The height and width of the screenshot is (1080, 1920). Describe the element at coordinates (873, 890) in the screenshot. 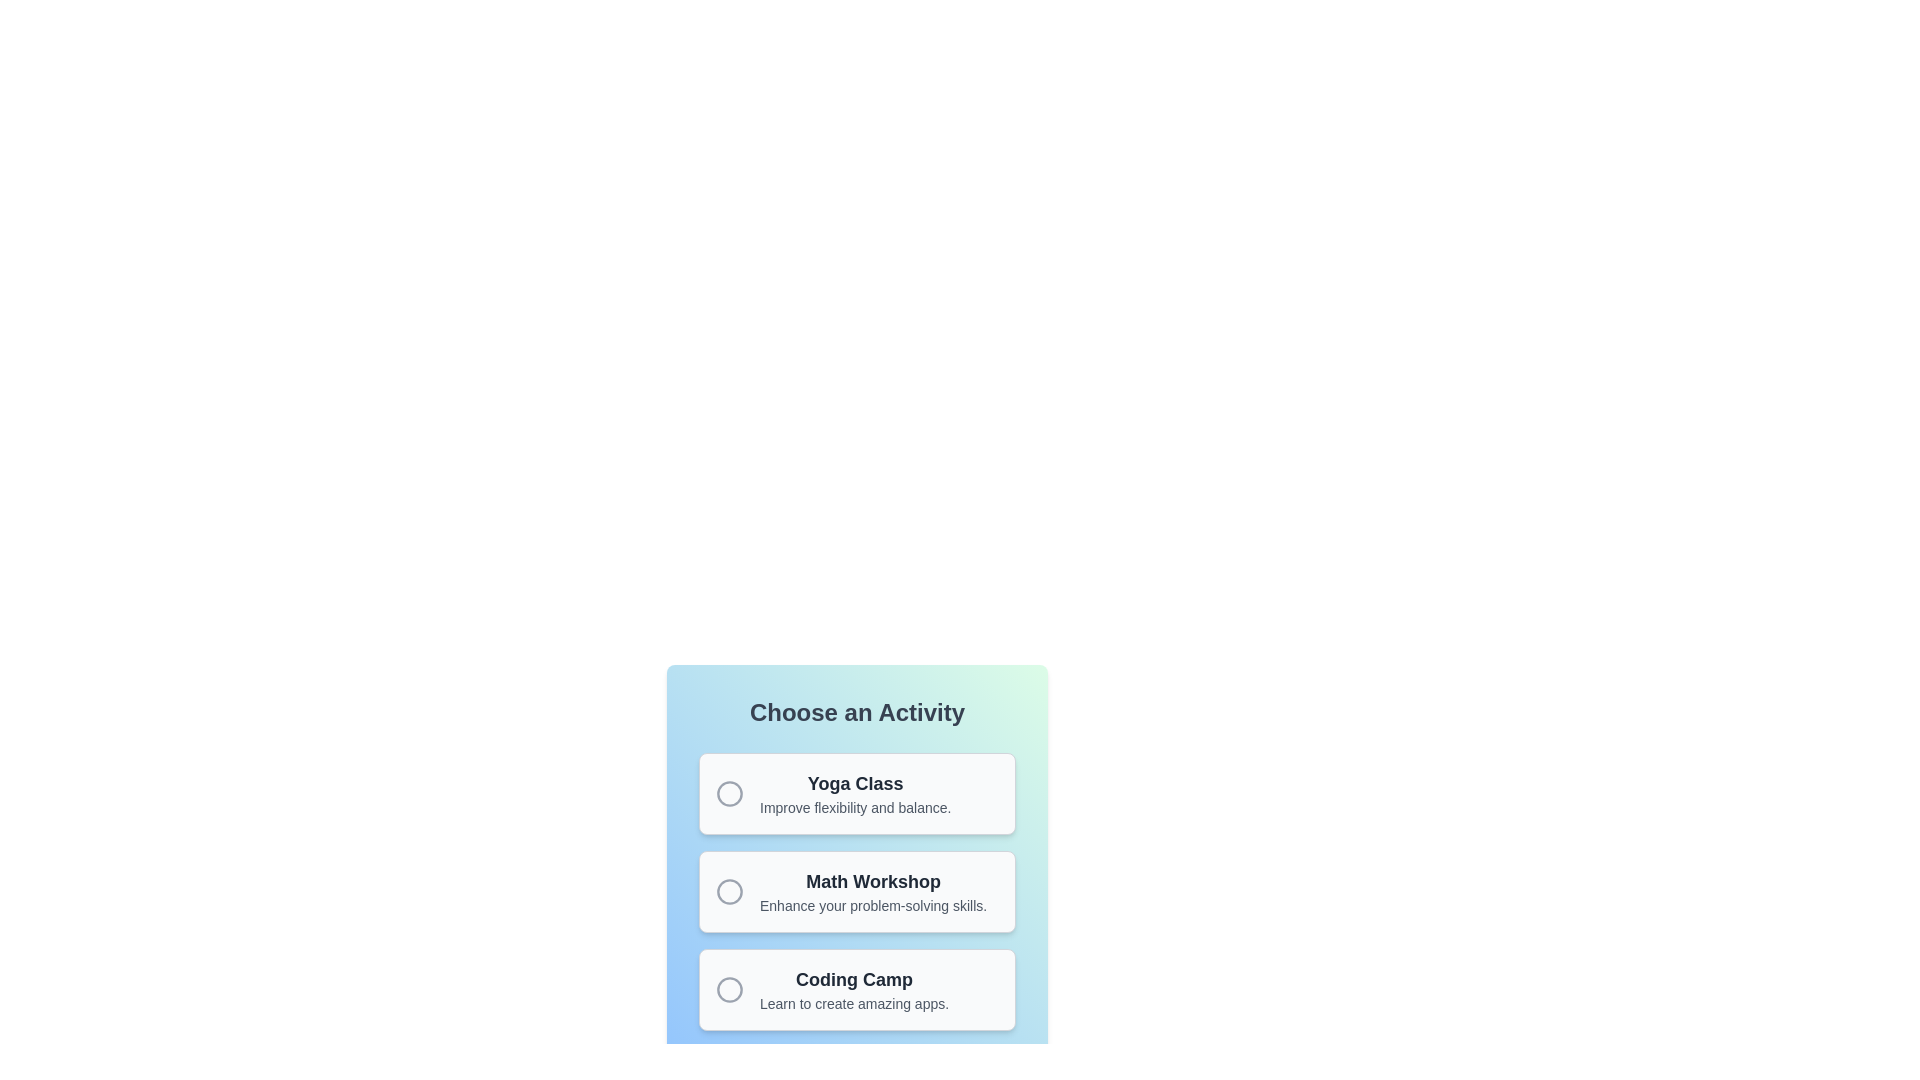

I see `the informational block labeled 'Math Workshop' which describes enhancing problem-solving skills, located in the second card of the vertical list under 'Choose an Activity'` at that location.